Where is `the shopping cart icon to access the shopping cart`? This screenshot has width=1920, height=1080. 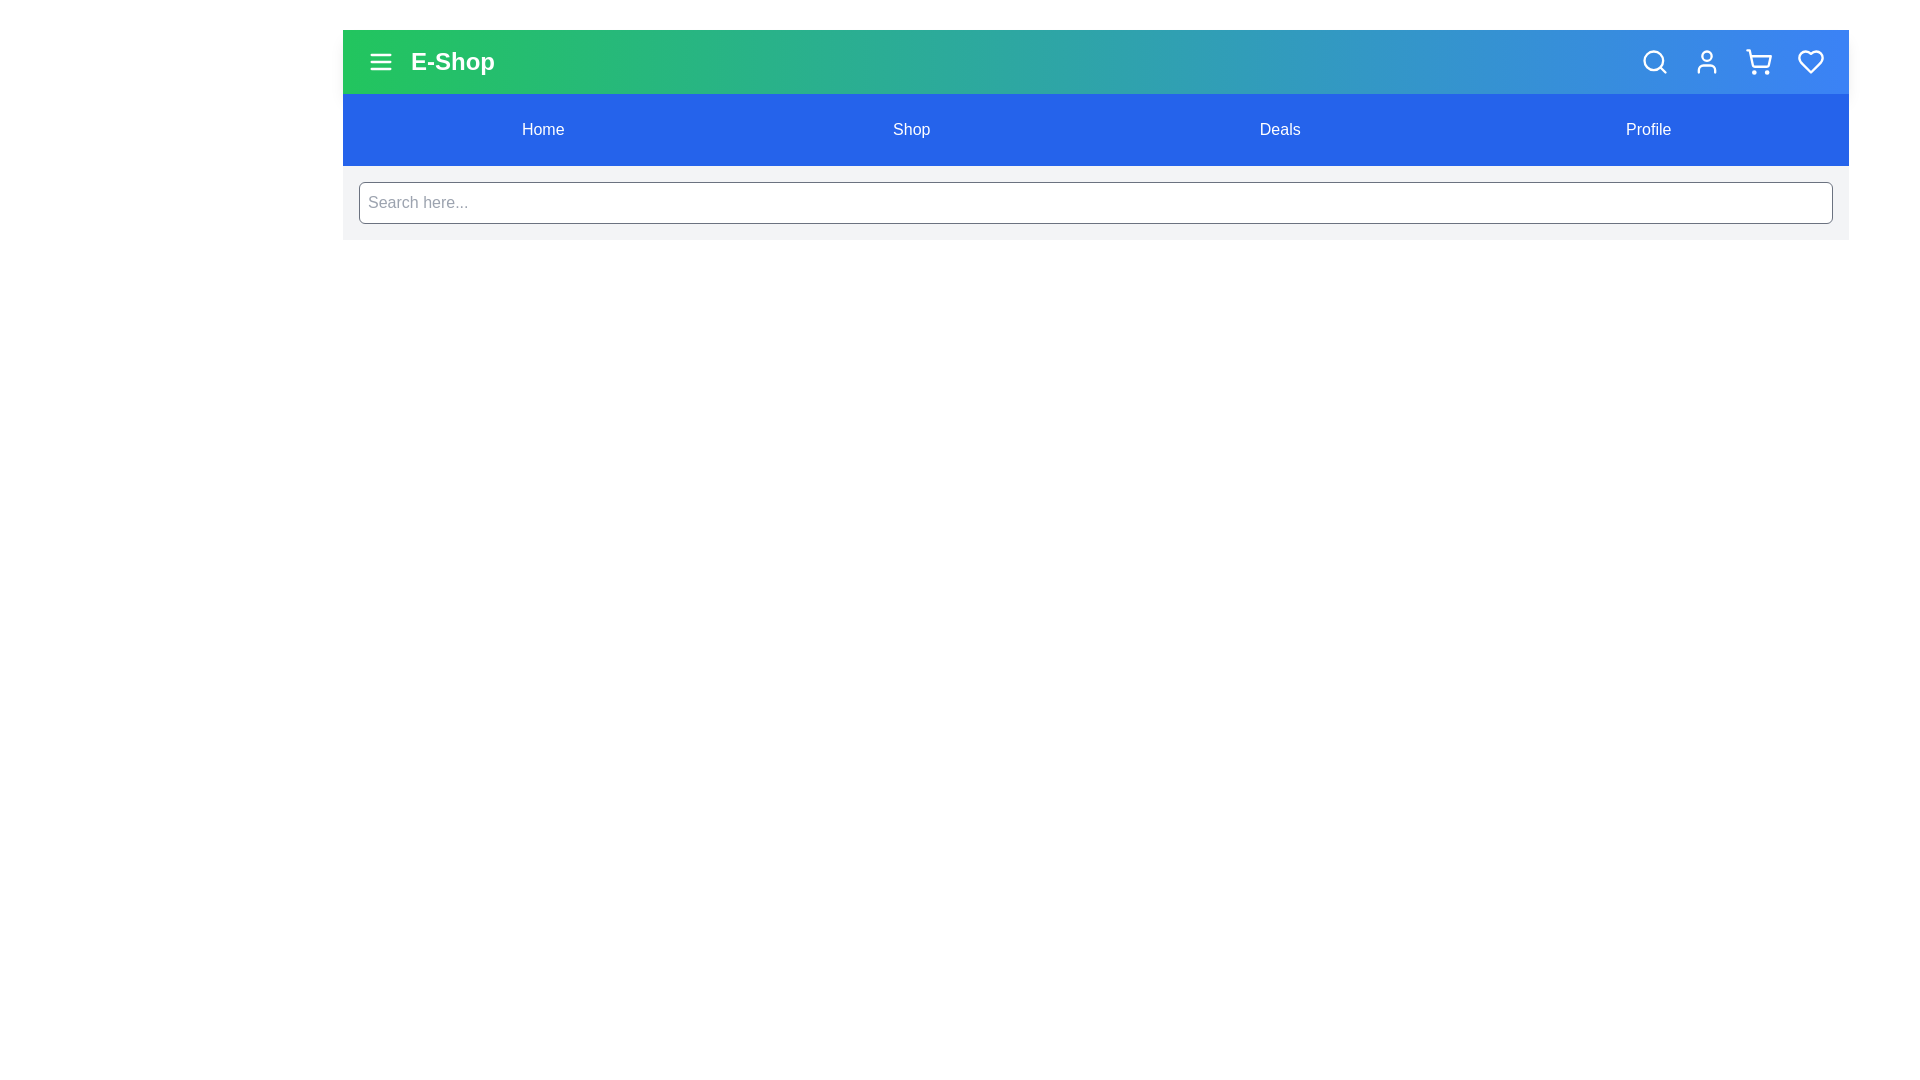
the shopping cart icon to access the shopping cart is located at coordinates (1757, 60).